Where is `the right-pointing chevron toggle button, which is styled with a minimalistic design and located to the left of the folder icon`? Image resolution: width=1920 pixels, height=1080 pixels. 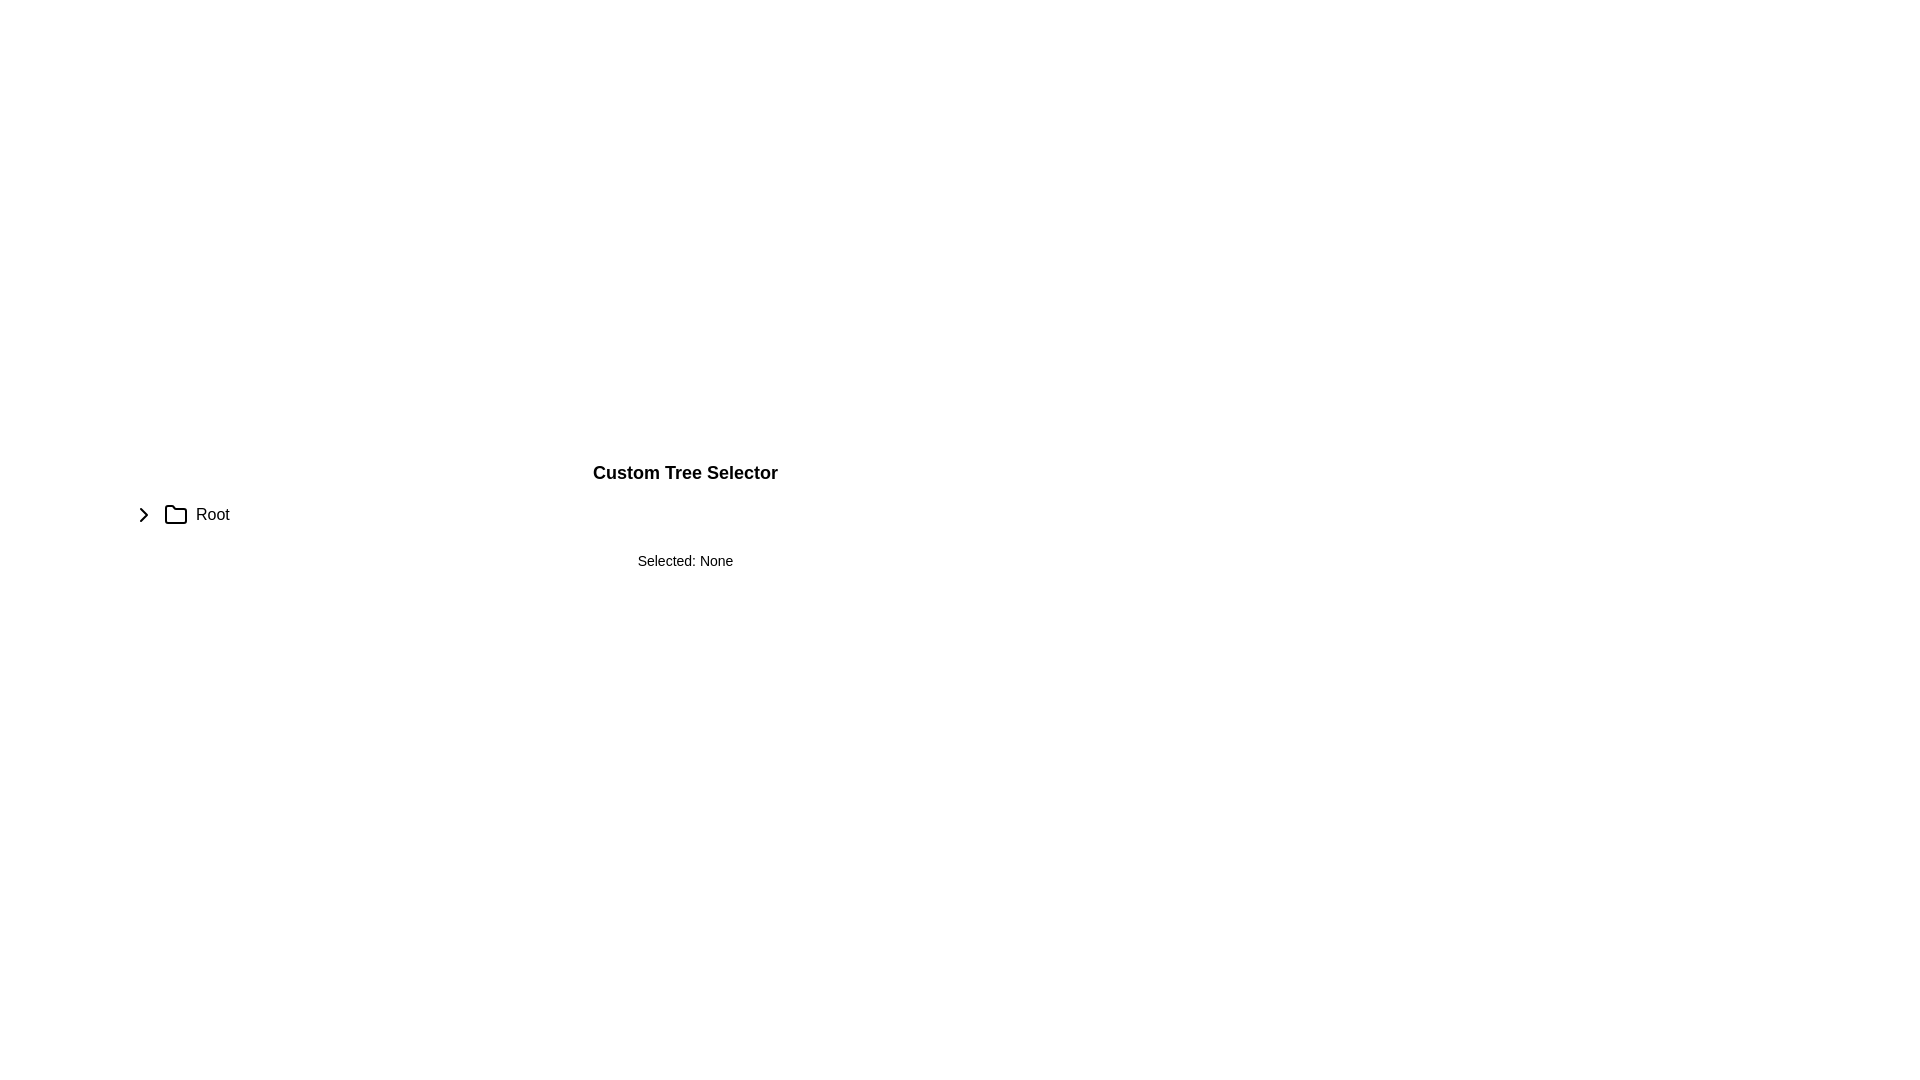 the right-pointing chevron toggle button, which is styled with a minimalistic design and located to the left of the folder icon is located at coordinates (143, 514).